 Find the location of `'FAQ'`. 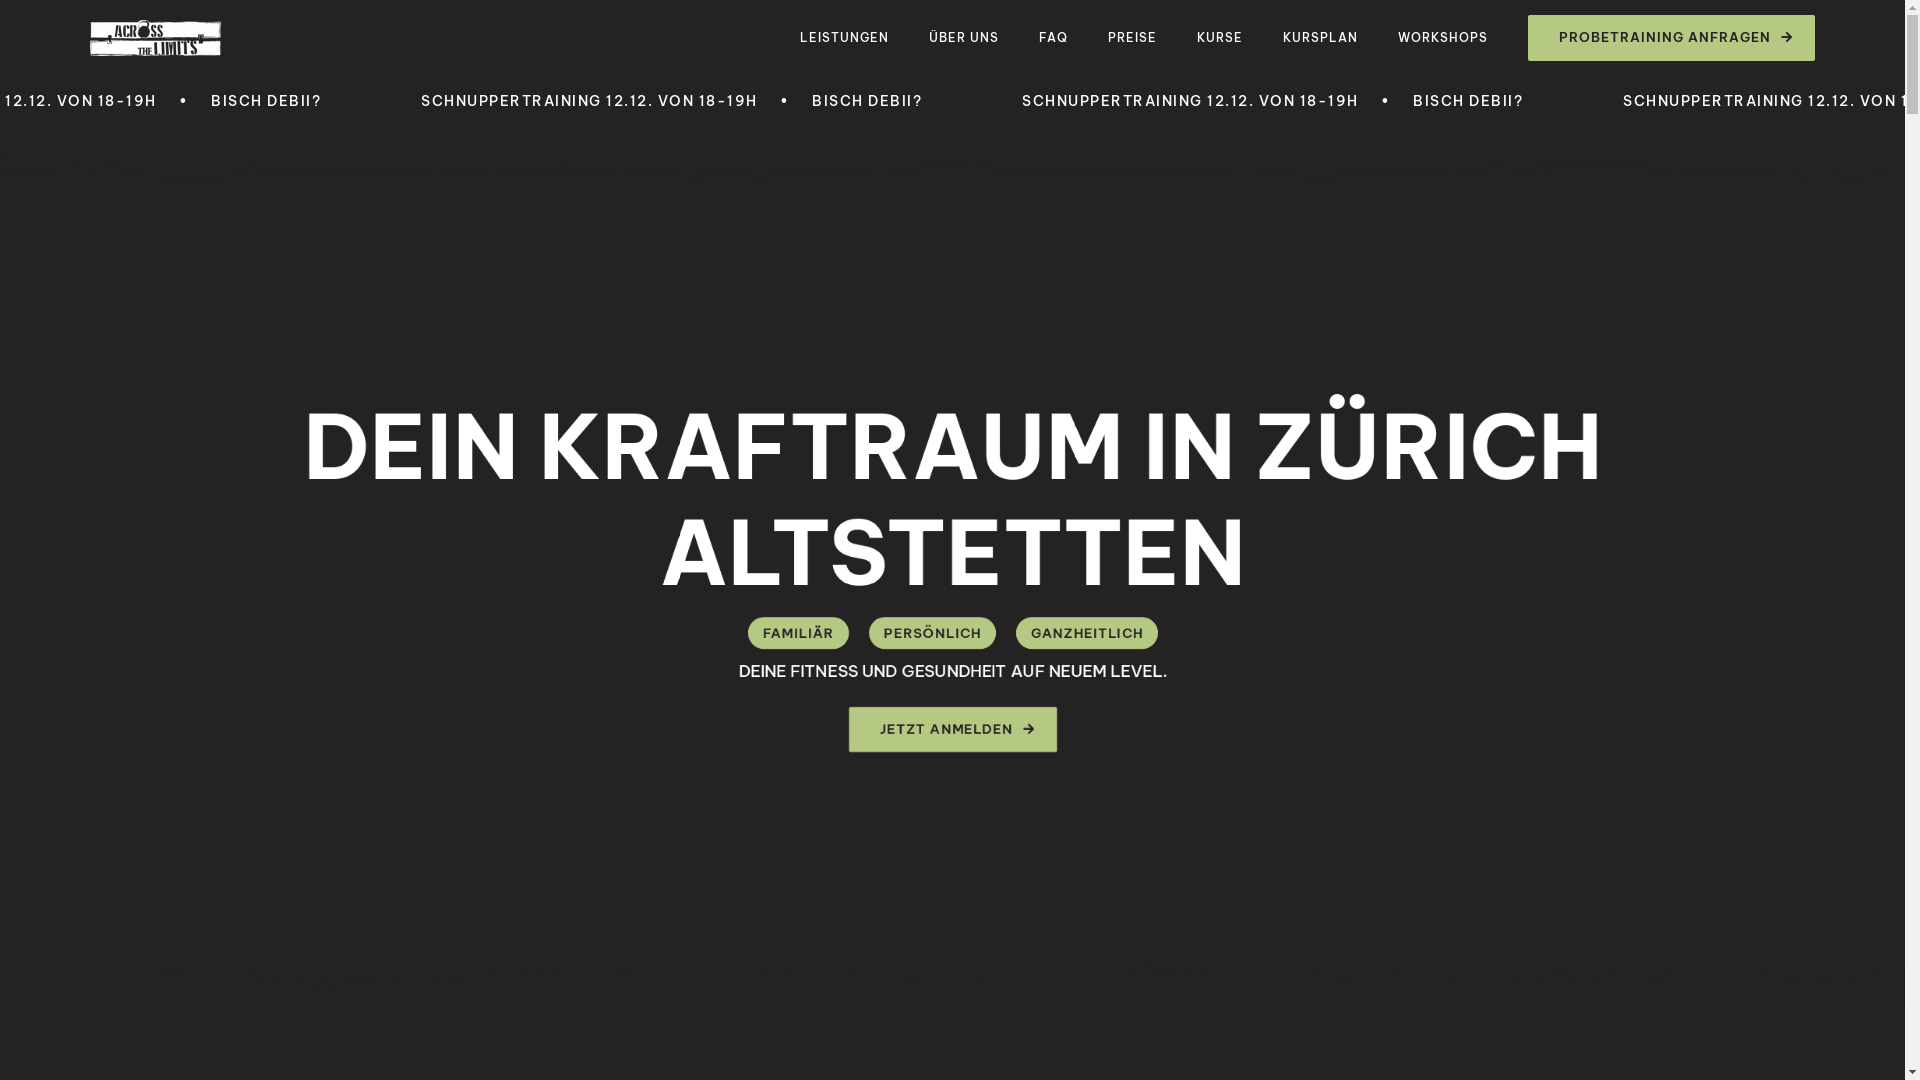

'FAQ' is located at coordinates (1072, 38).